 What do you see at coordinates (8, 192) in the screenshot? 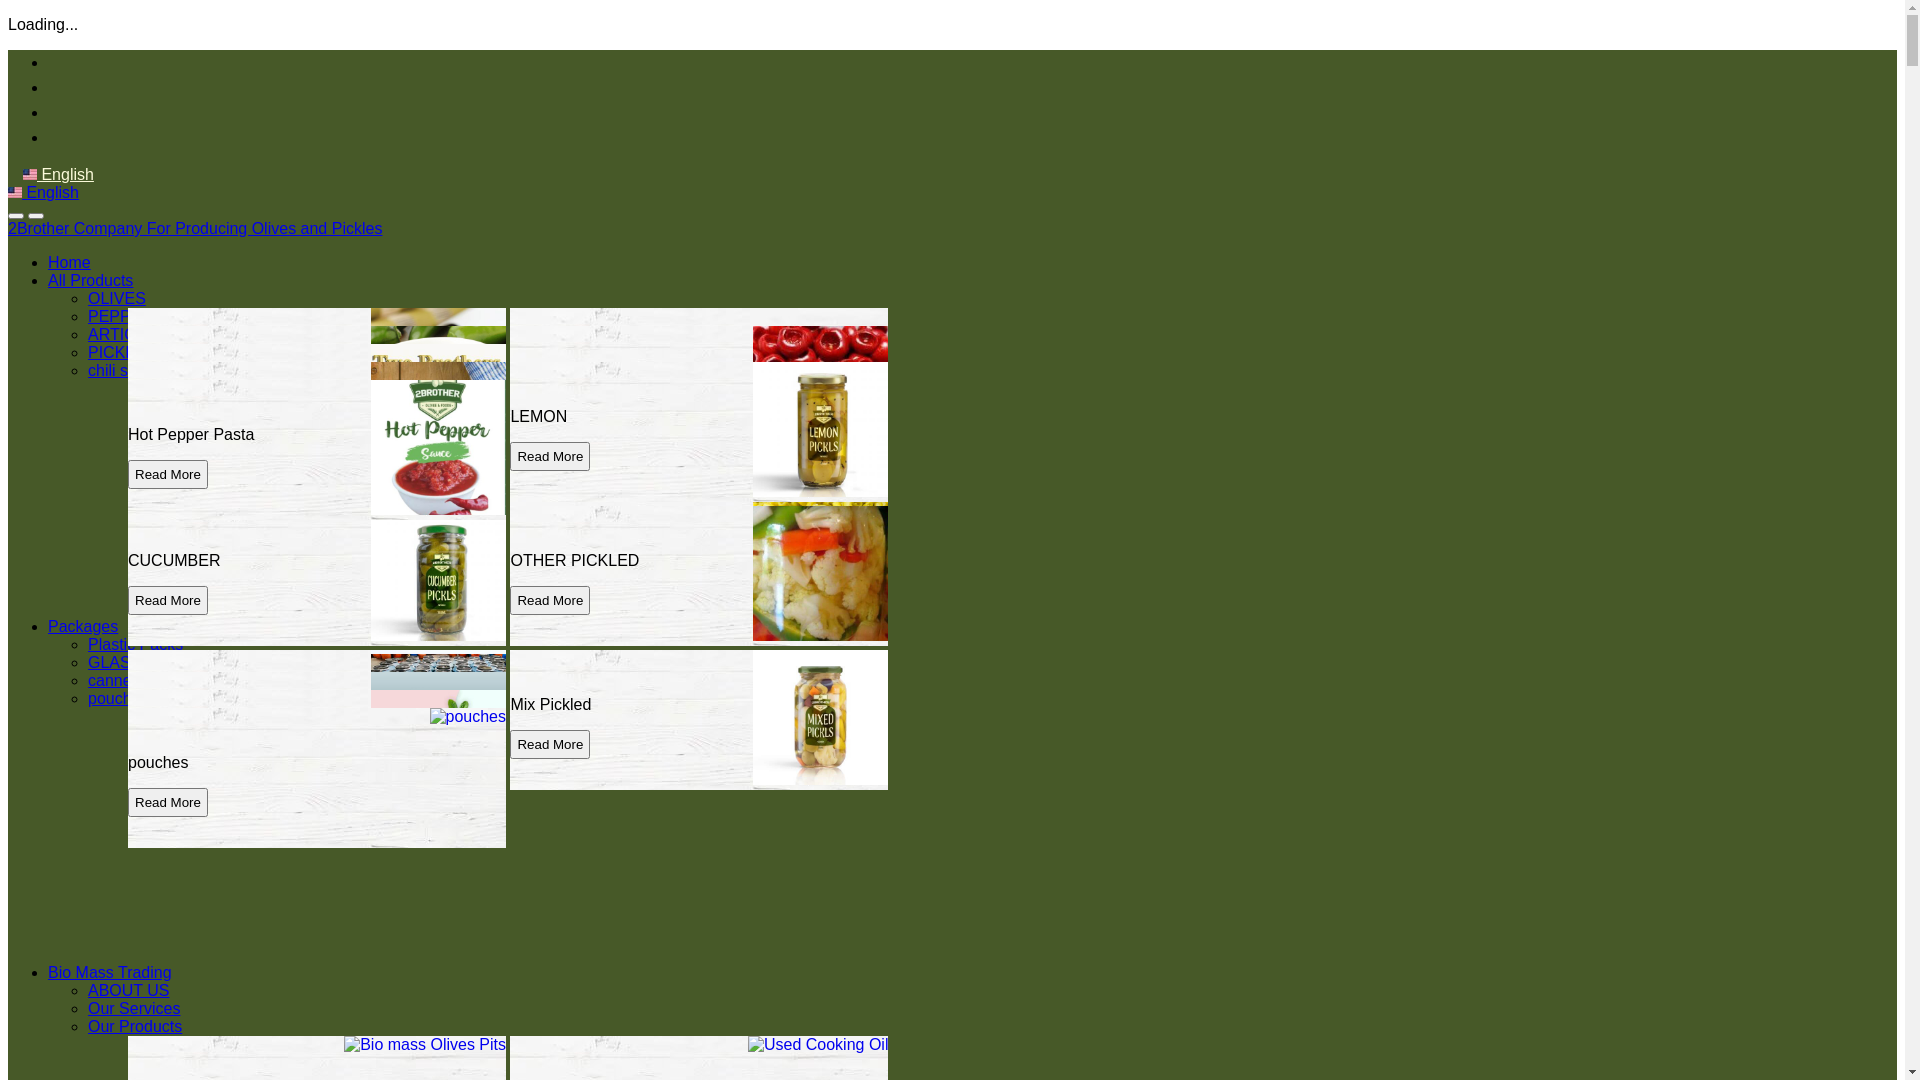
I see `'English'` at bounding box center [8, 192].